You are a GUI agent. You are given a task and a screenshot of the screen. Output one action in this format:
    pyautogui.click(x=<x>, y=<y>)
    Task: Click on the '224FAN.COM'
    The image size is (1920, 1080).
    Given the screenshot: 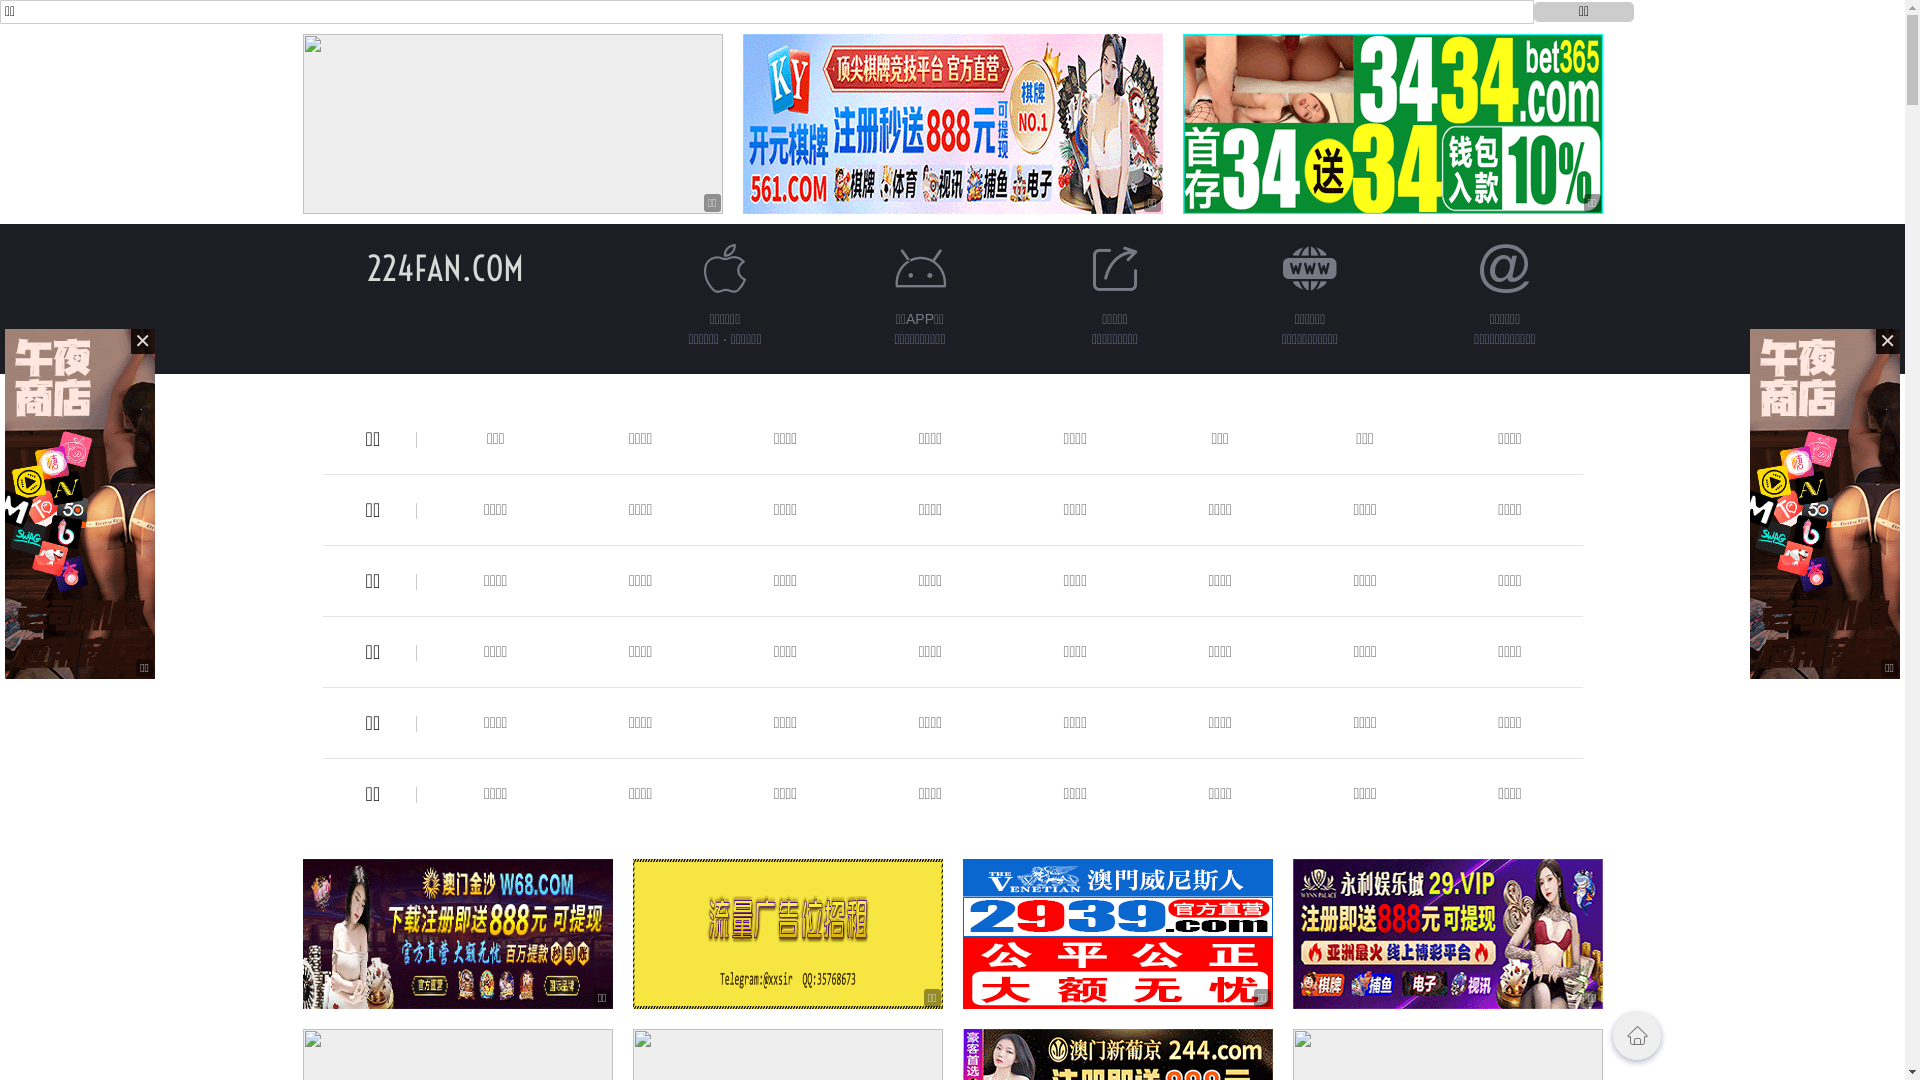 What is the action you would take?
    pyautogui.click(x=366, y=267)
    